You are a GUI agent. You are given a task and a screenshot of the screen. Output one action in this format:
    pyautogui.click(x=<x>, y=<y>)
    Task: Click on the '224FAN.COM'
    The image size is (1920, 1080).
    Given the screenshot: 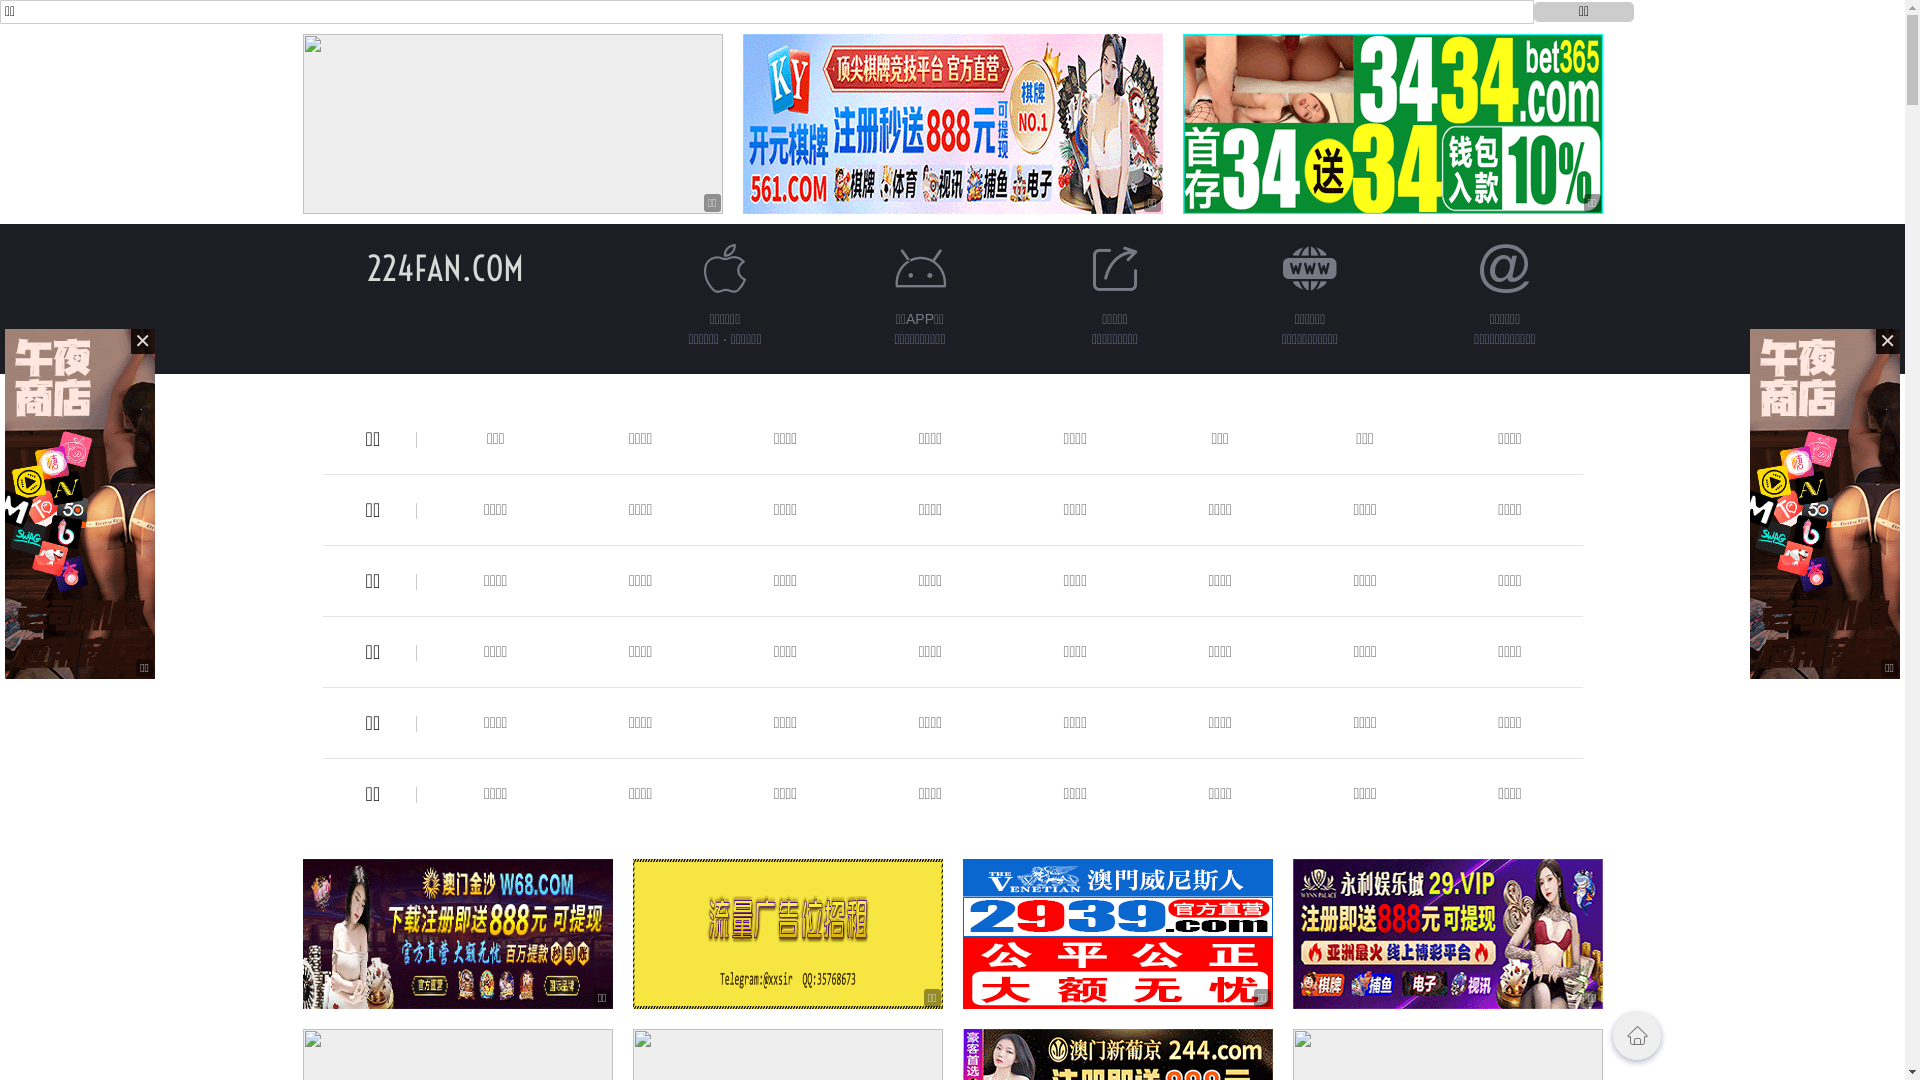 What is the action you would take?
    pyautogui.click(x=366, y=267)
    